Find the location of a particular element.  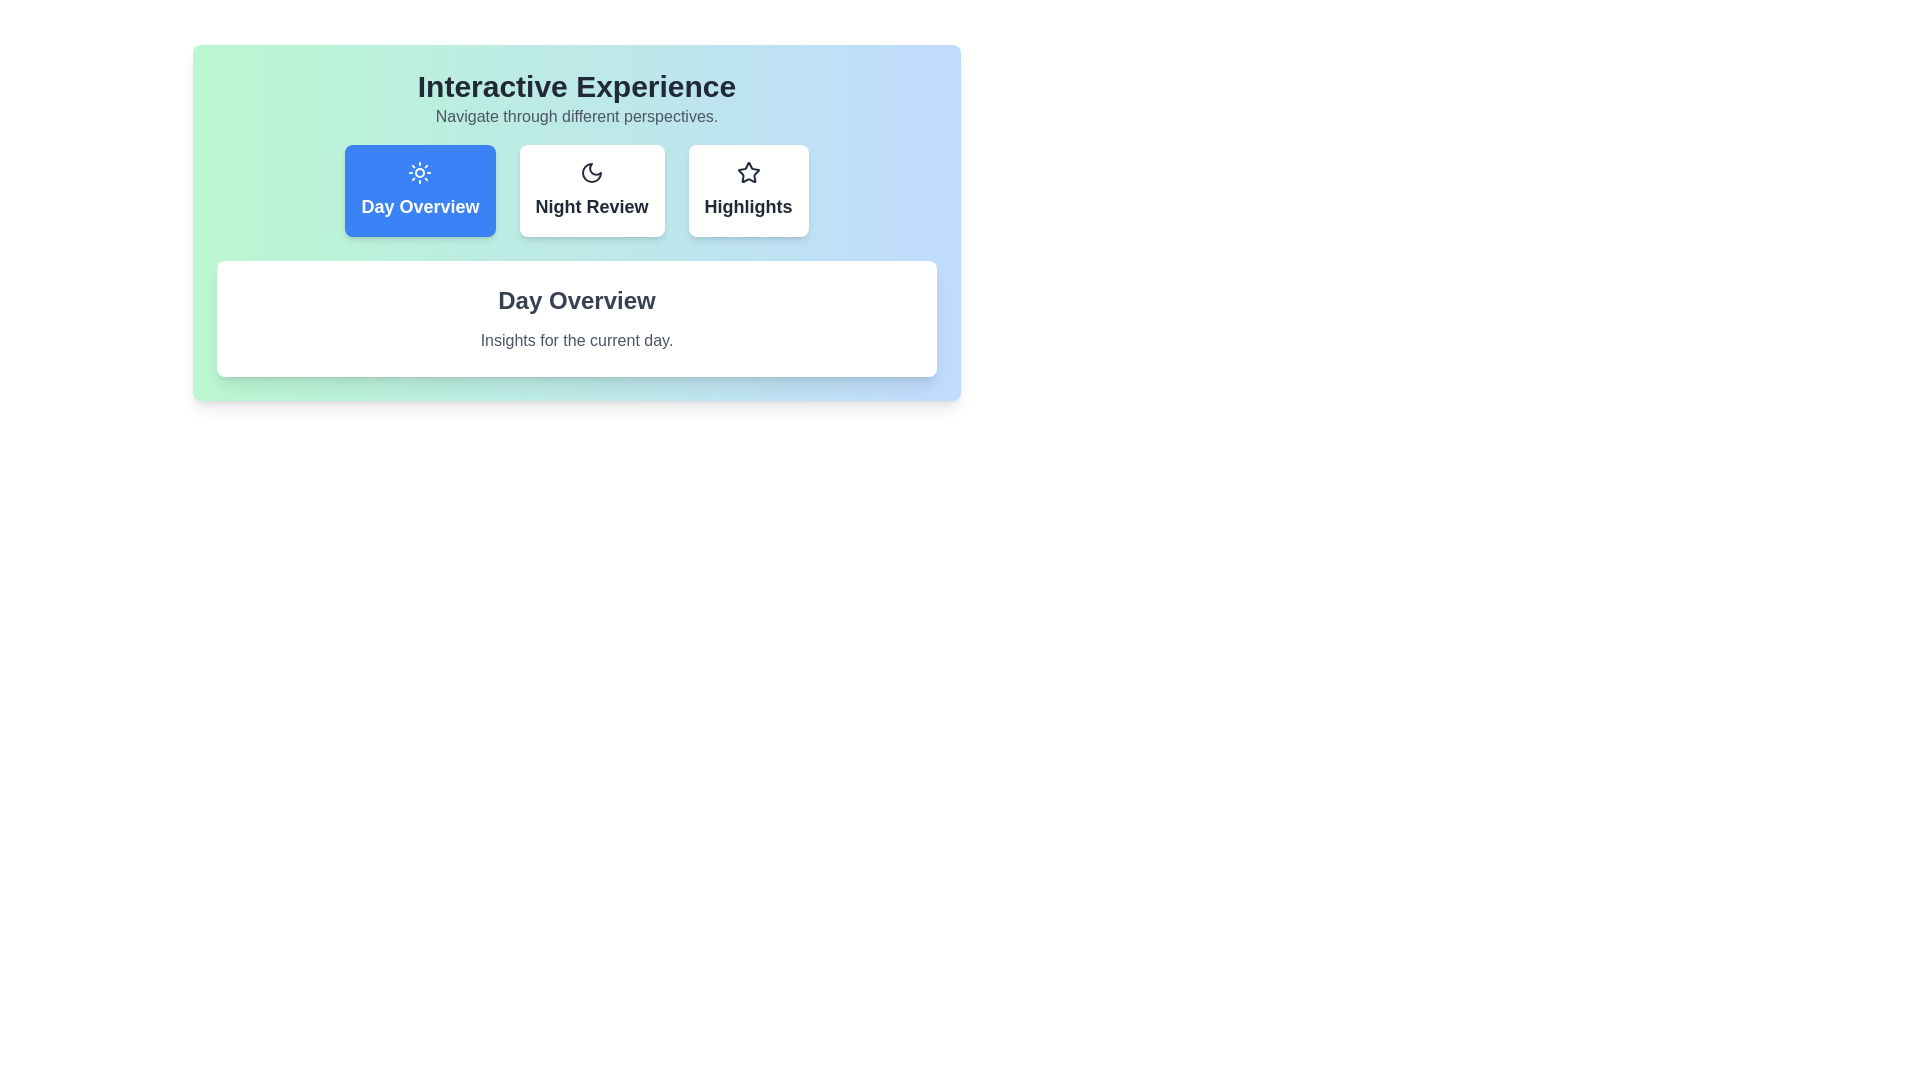

the Day Overview tab to switch to its content is located at coordinates (419, 191).